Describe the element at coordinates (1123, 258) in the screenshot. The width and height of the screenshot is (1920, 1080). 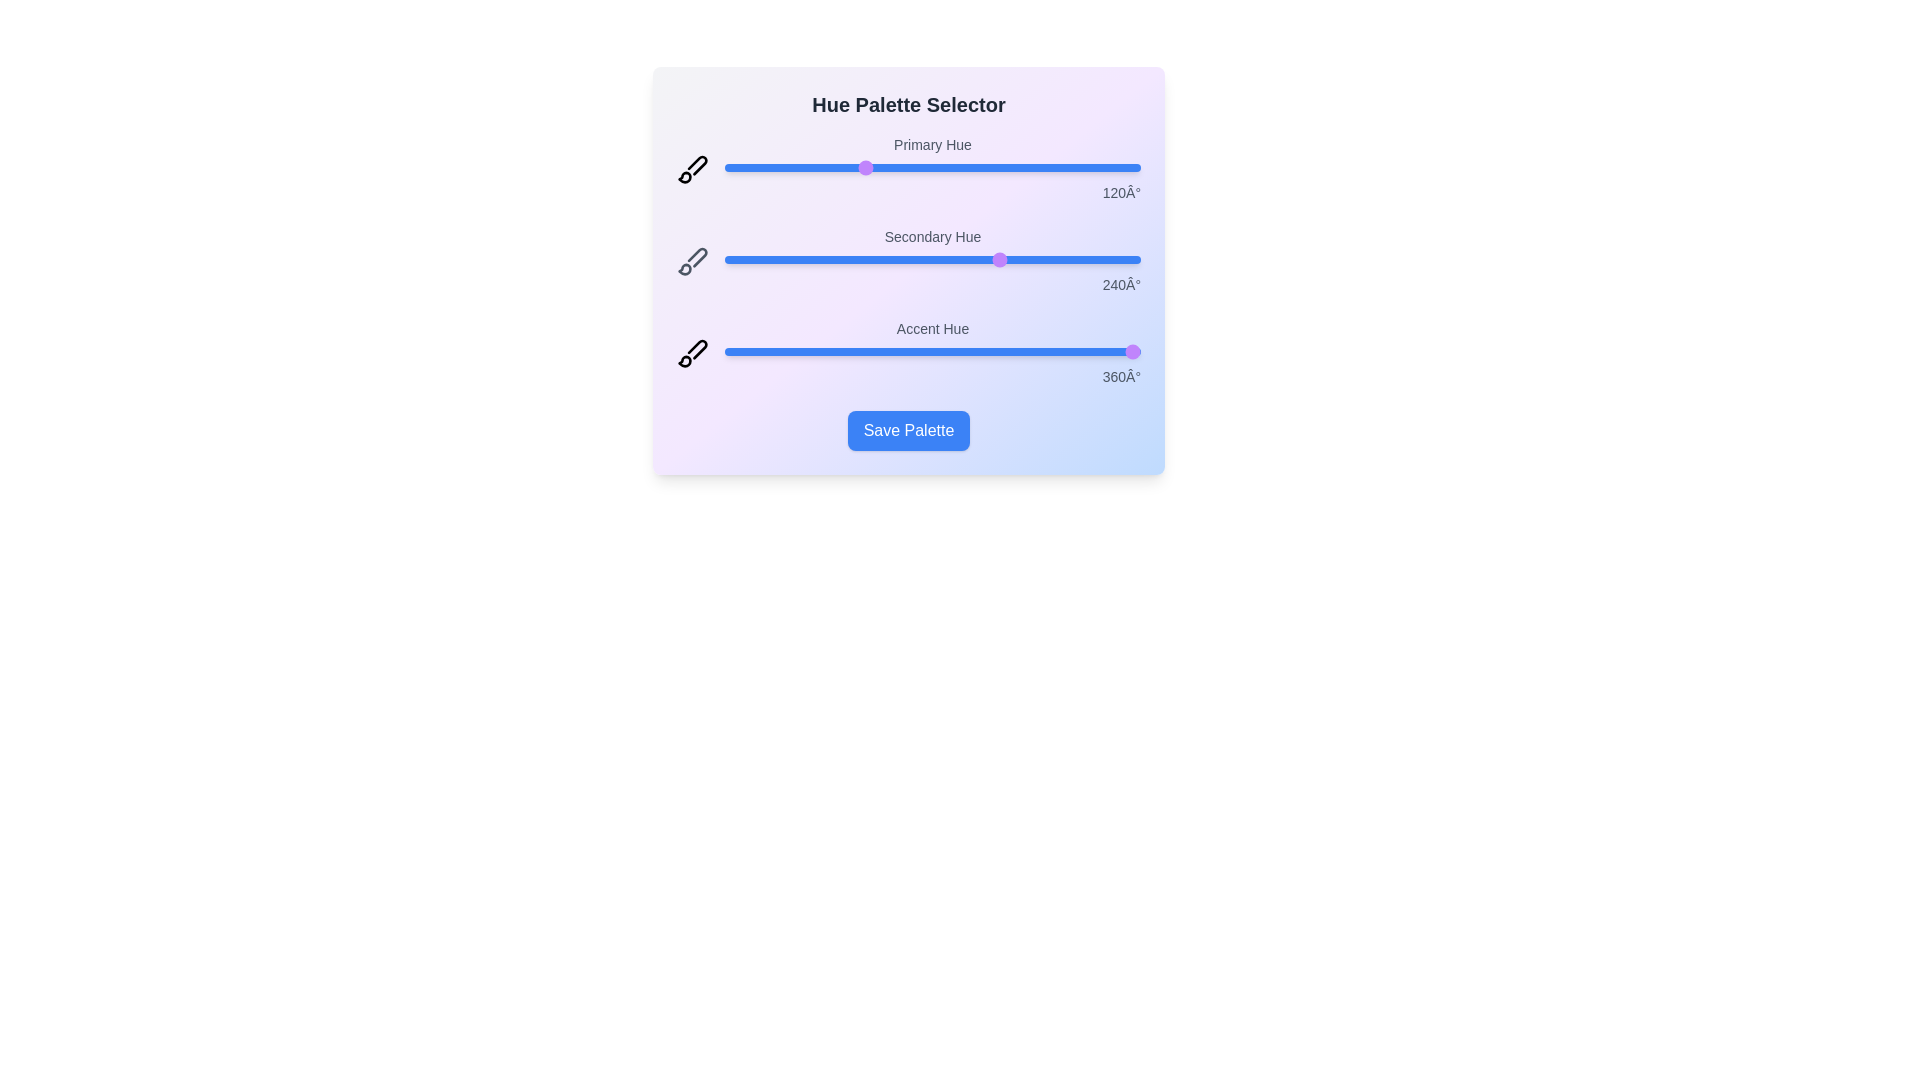
I see `the 'Secondary Hue' slider to 345 degrees` at that location.